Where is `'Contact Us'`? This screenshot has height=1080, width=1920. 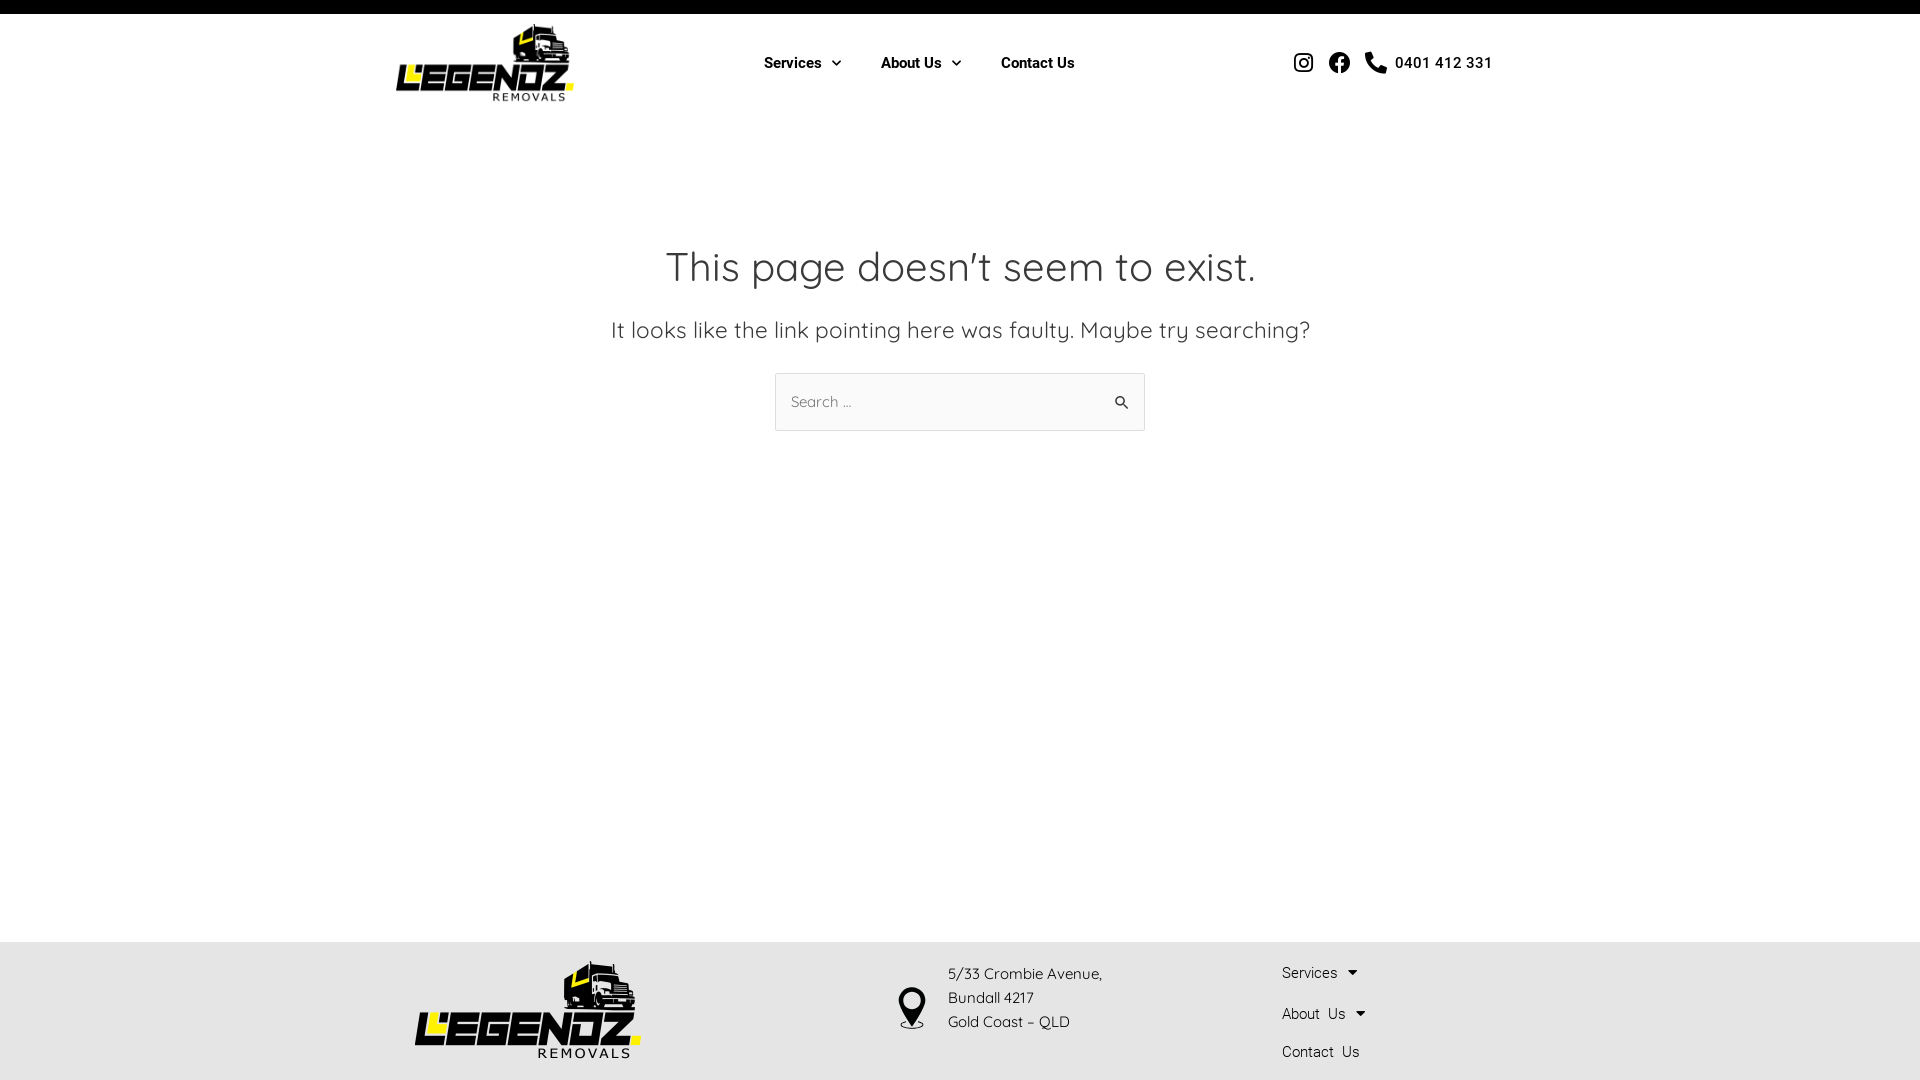
'Contact Us' is located at coordinates (1400, 1051).